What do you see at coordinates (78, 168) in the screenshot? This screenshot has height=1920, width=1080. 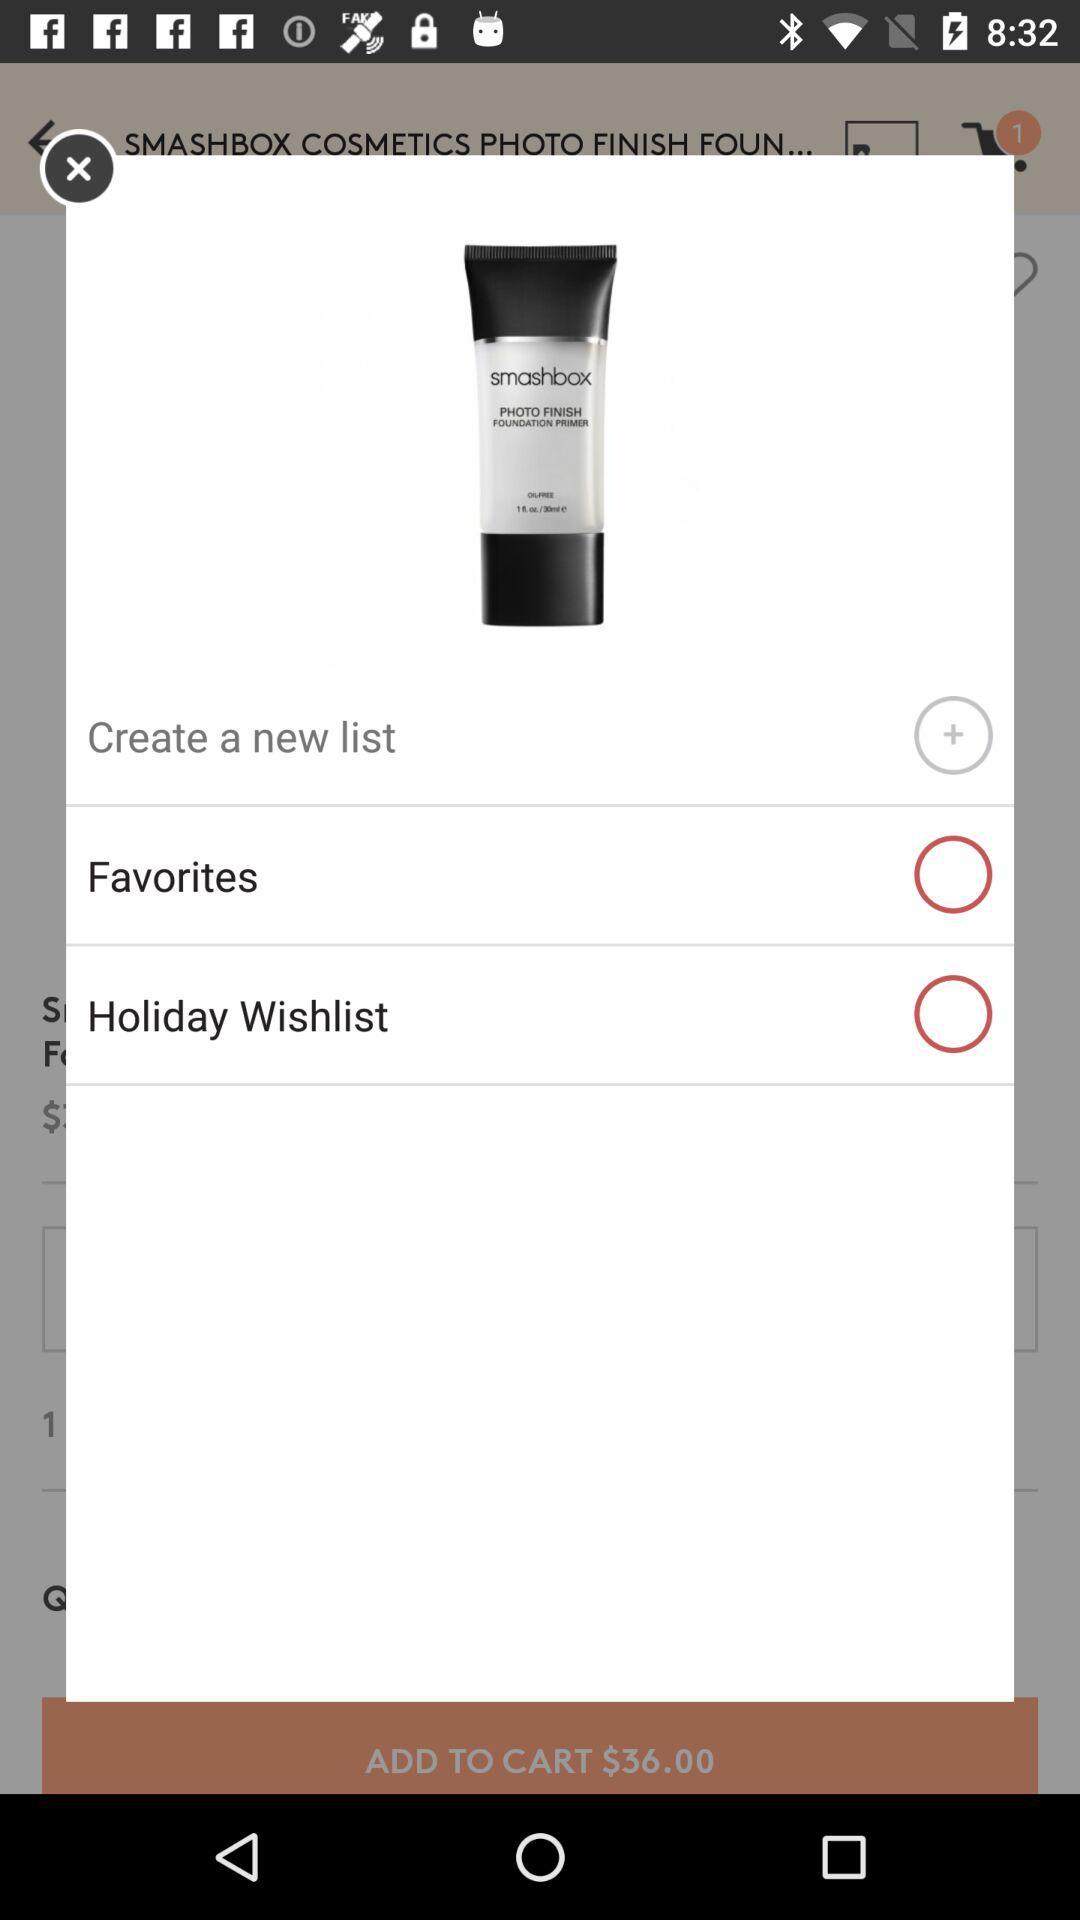 I see `the close icon` at bounding box center [78, 168].